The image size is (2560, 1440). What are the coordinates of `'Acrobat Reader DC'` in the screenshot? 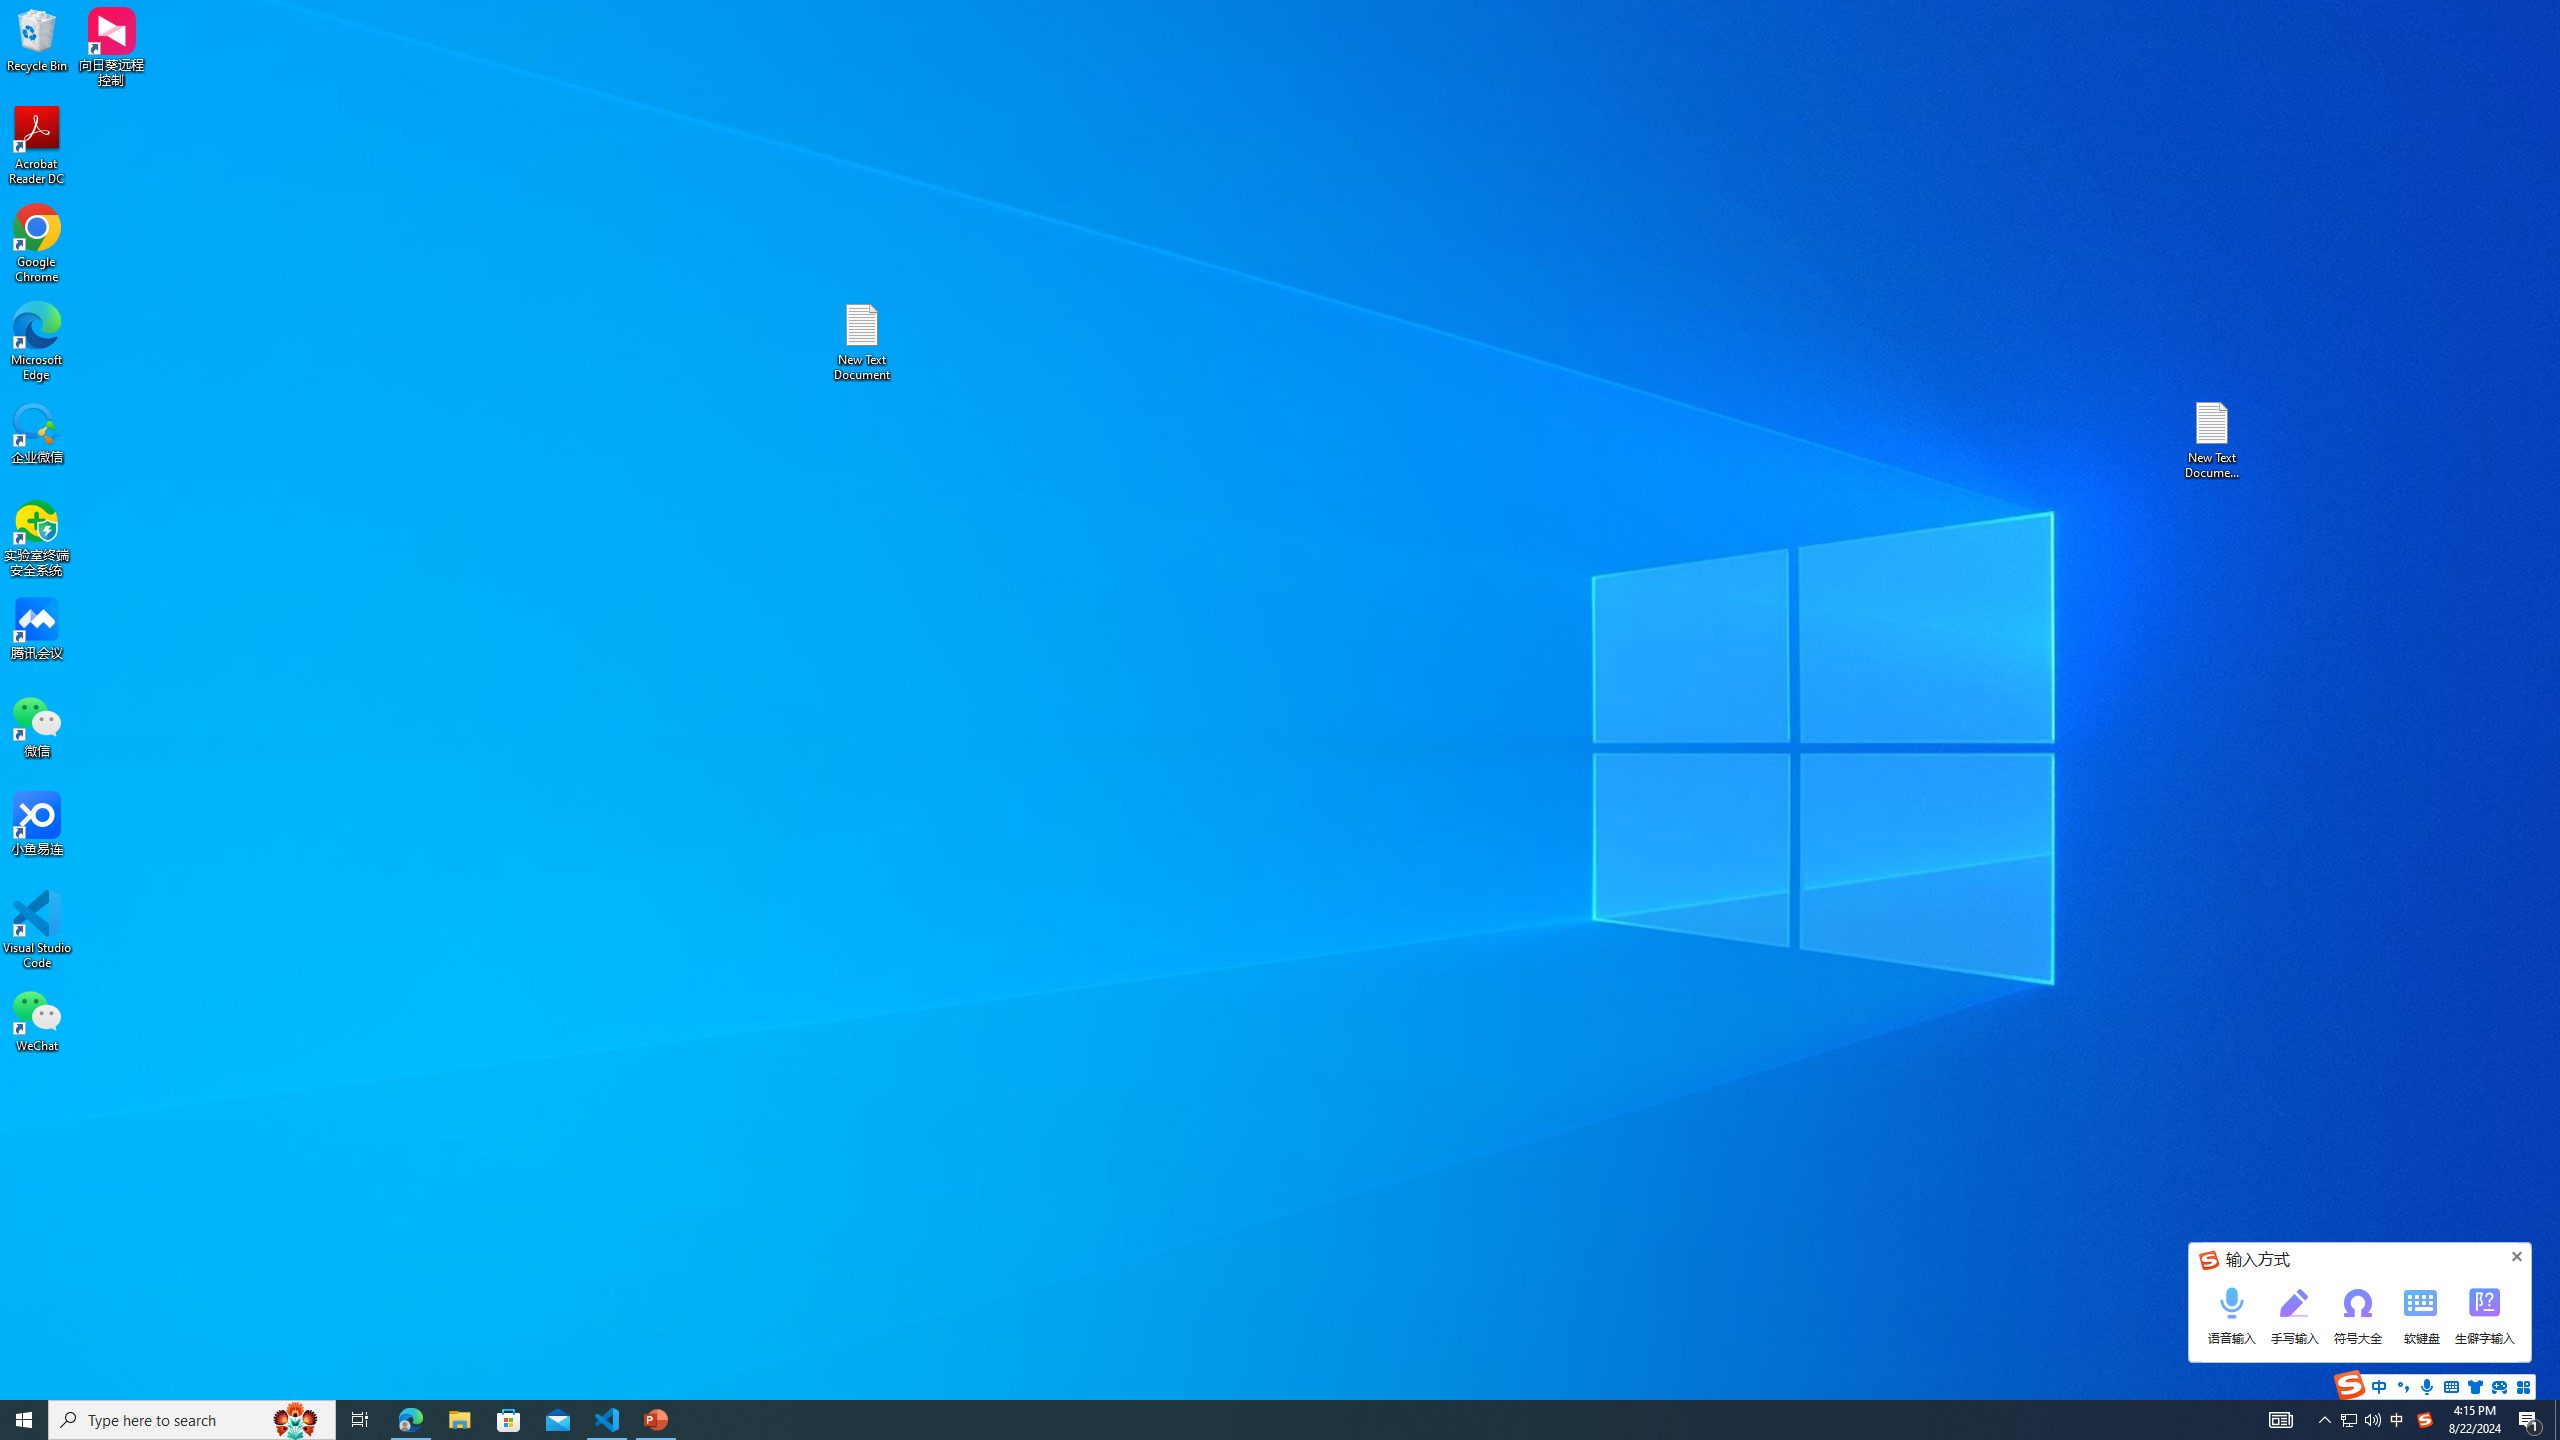 It's located at (36, 145).